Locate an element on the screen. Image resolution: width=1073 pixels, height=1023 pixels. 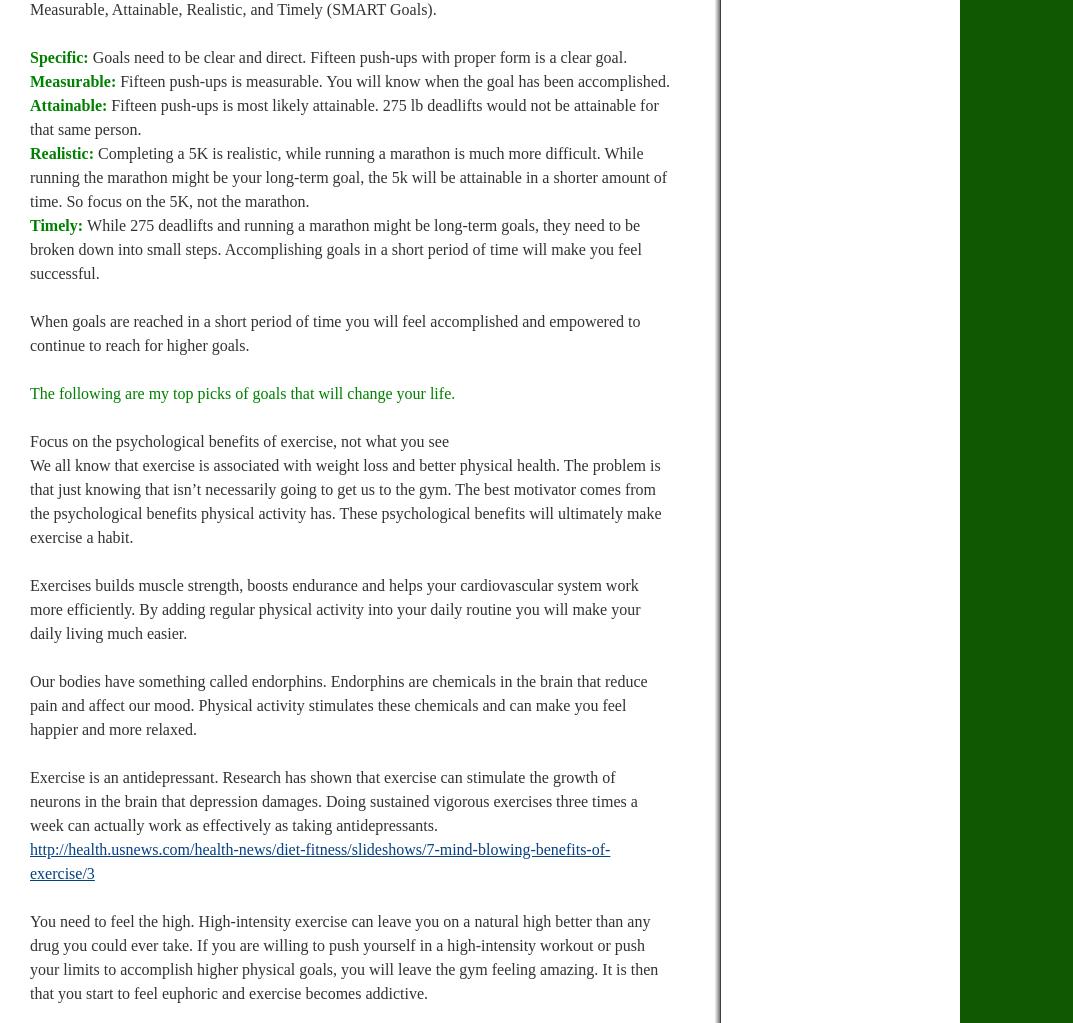
'Goals need to be clear and direct. Fifteen push-ups with proper form is a clear goal.' is located at coordinates (357, 56).